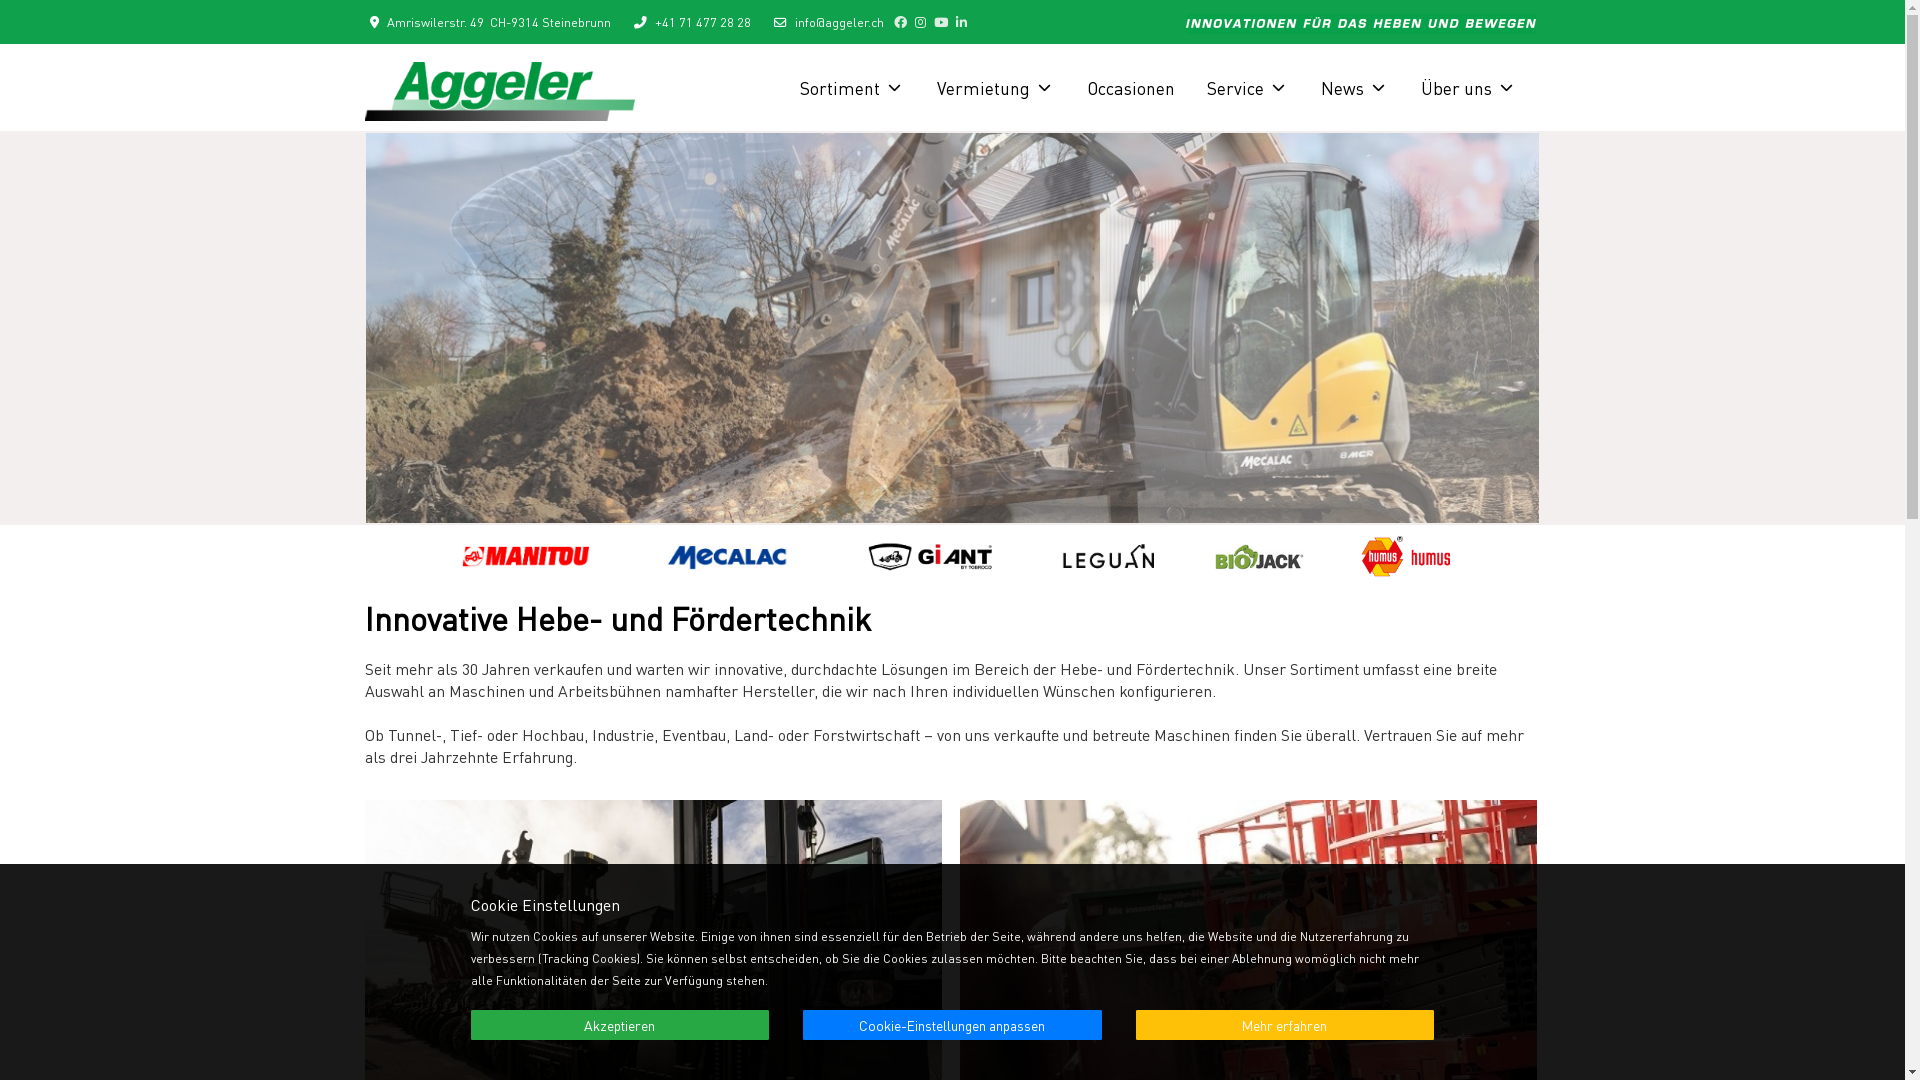 This screenshot has height=1080, width=1920. I want to click on '+41 71 477 28 28', so click(701, 22).